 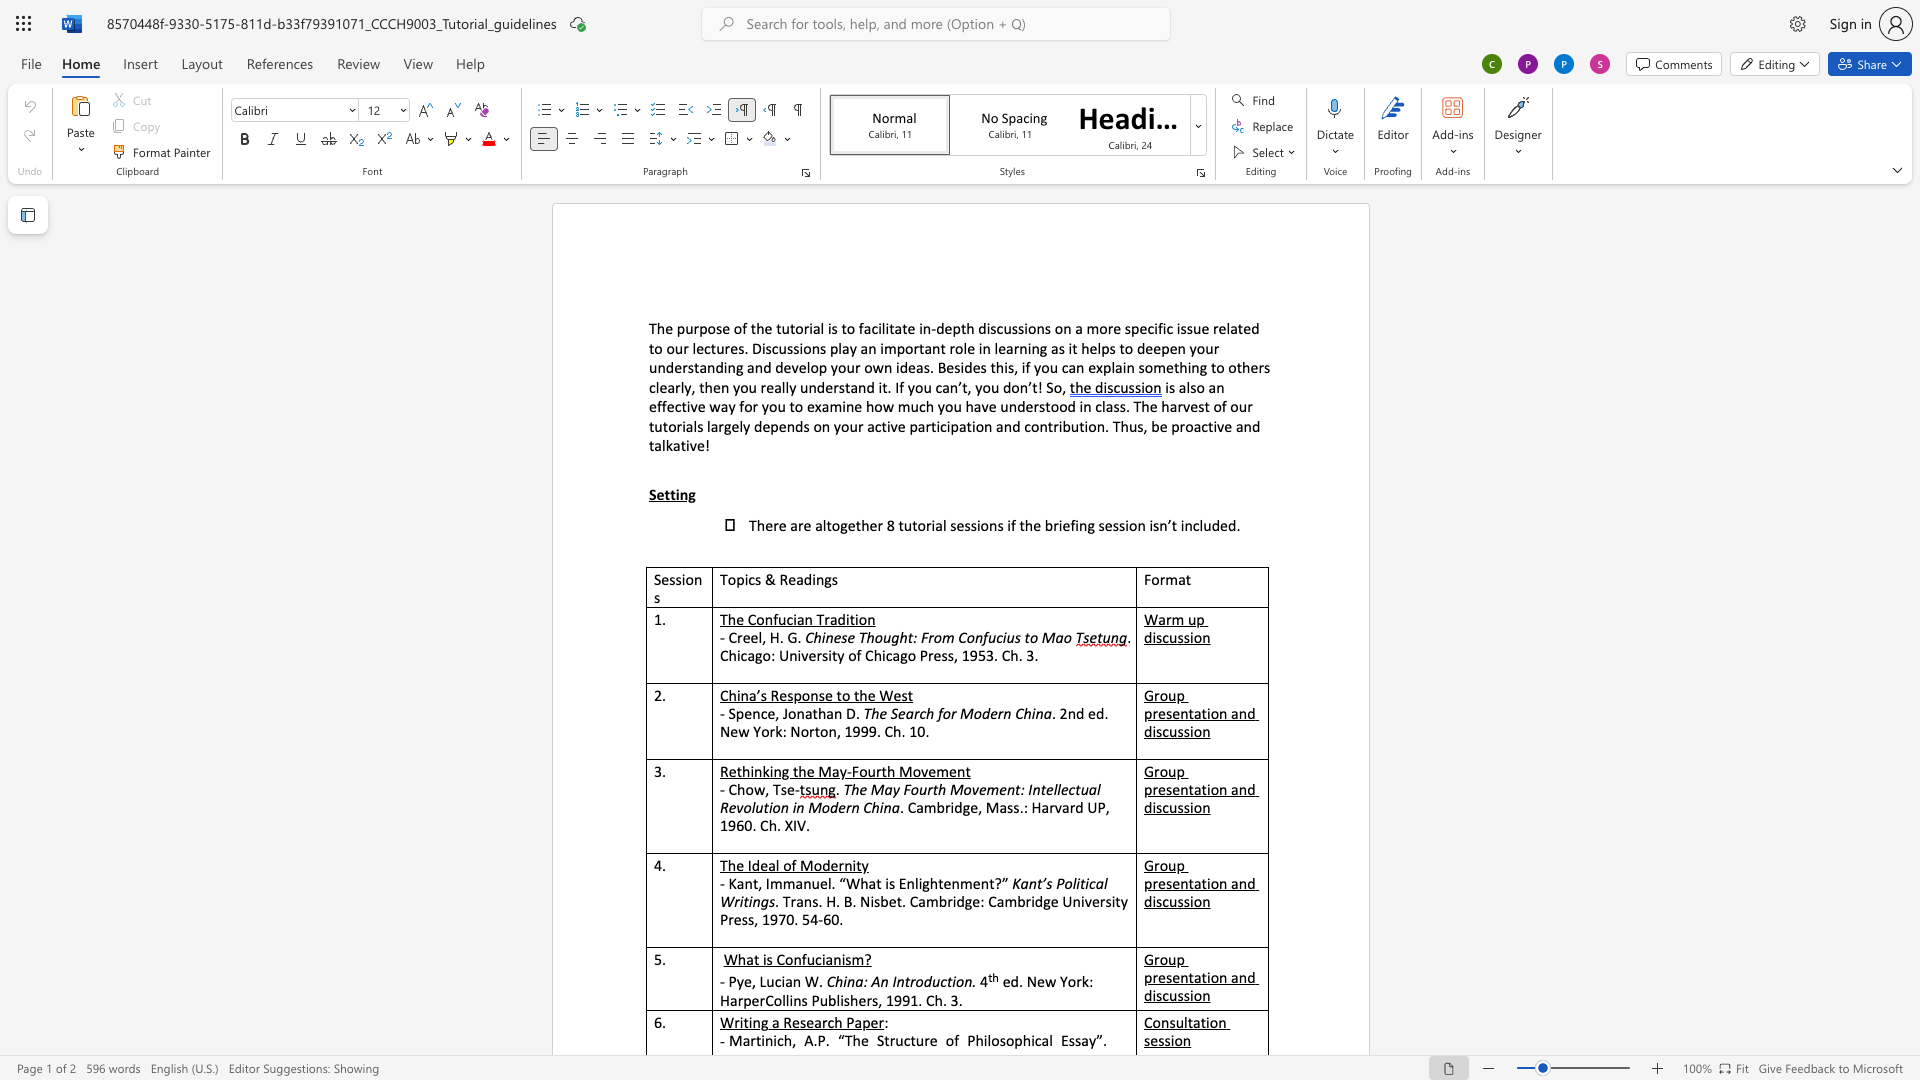 What do you see at coordinates (1218, 523) in the screenshot?
I see `the space between the continuous character "d" and "e" in the text` at bounding box center [1218, 523].